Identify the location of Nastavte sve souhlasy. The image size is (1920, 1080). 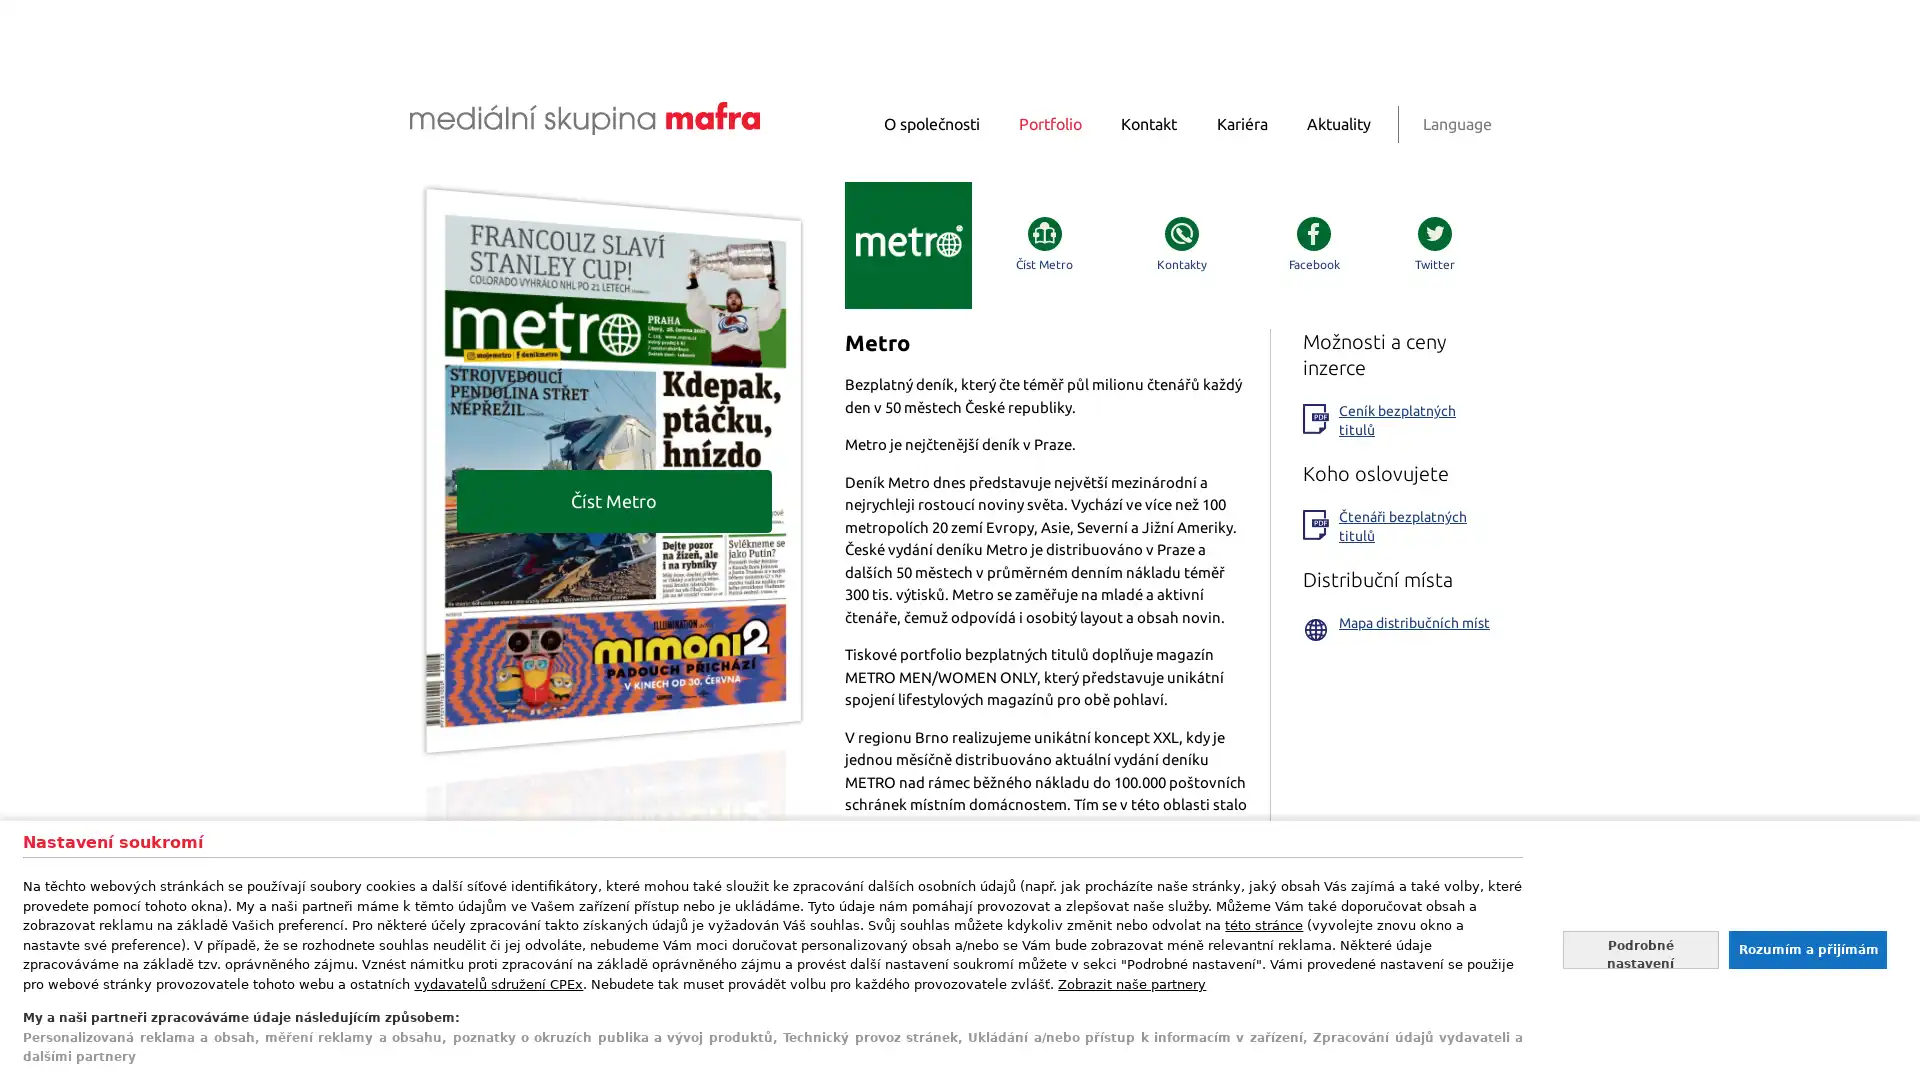
(1640, 948).